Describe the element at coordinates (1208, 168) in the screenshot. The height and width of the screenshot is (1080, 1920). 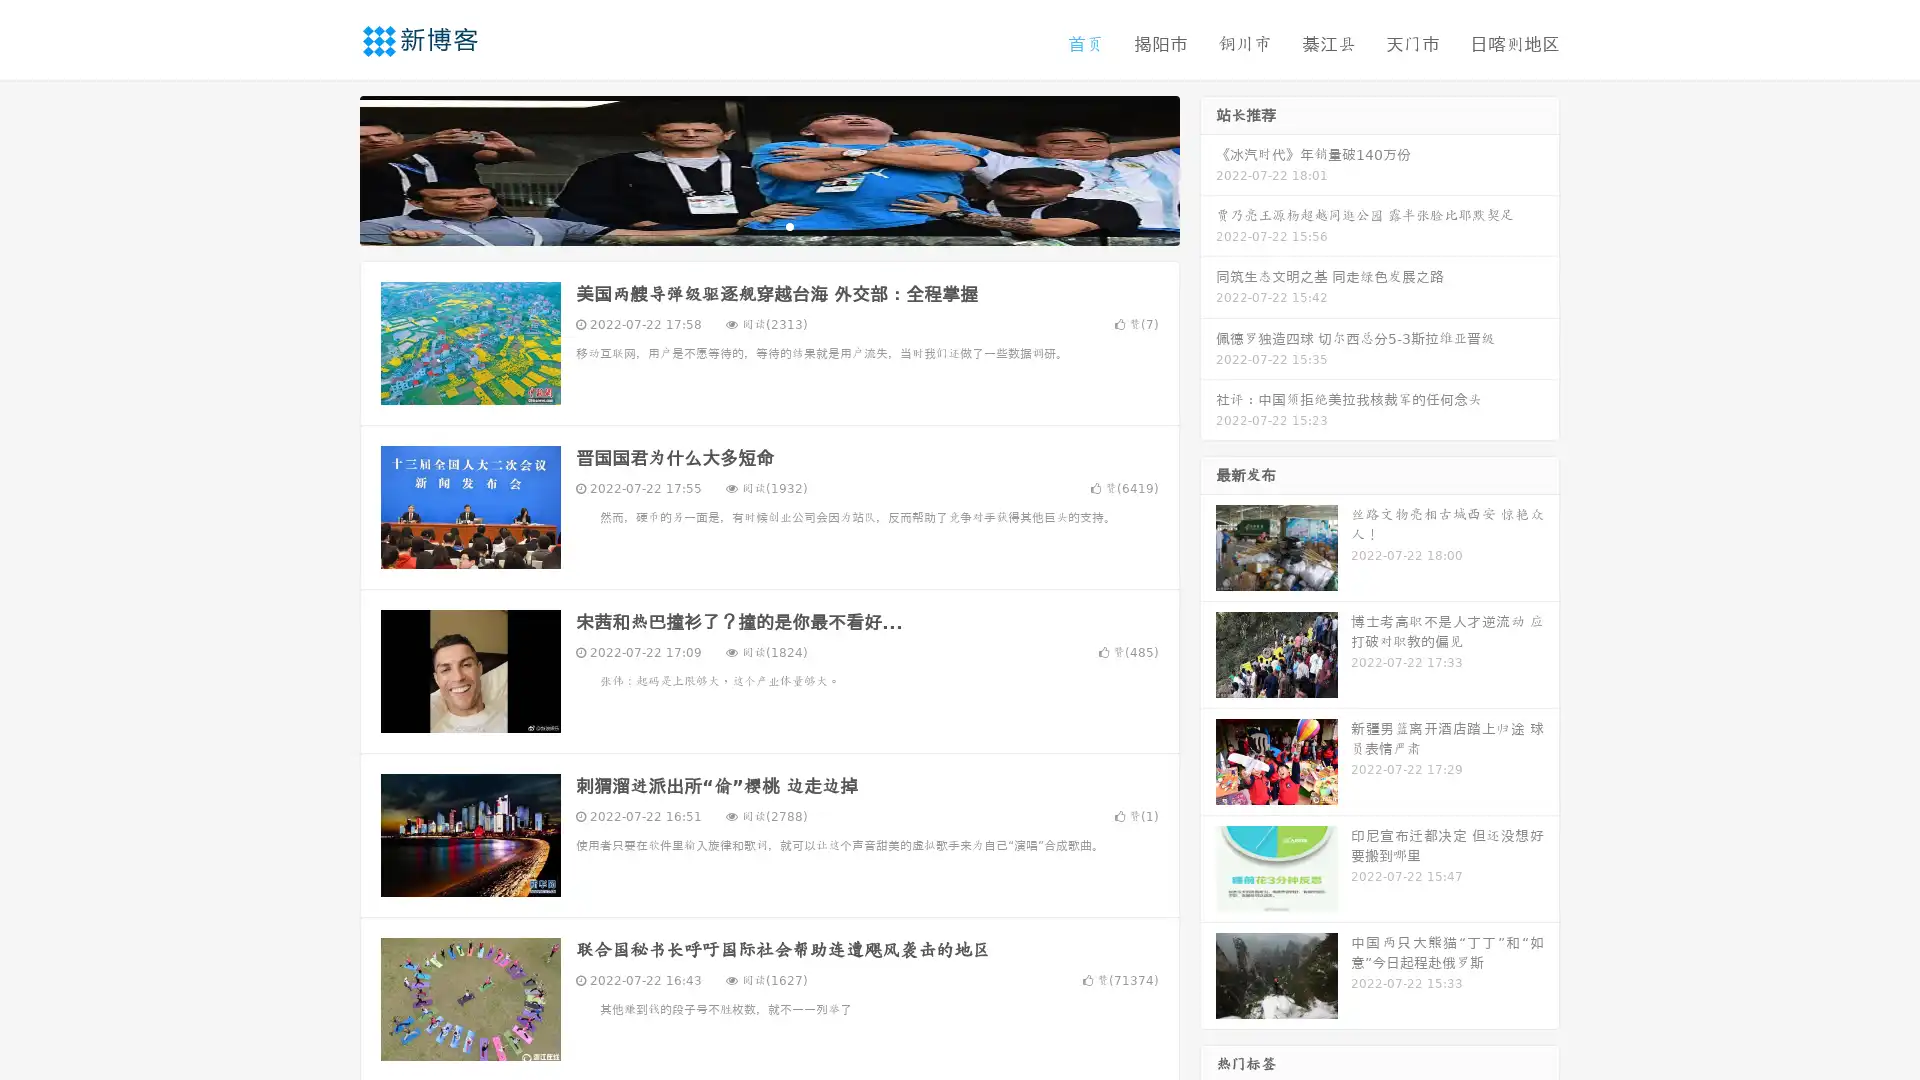
I see `Next slide` at that location.